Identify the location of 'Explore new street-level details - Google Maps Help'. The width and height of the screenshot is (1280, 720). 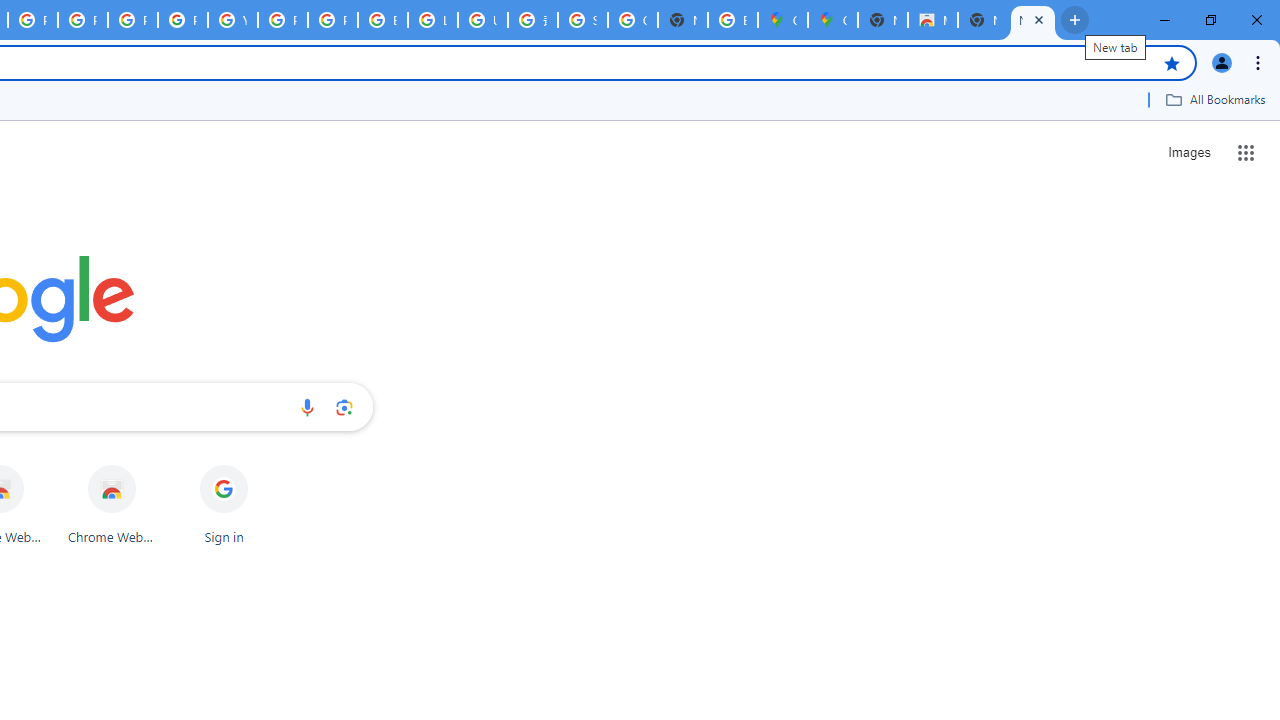
(731, 20).